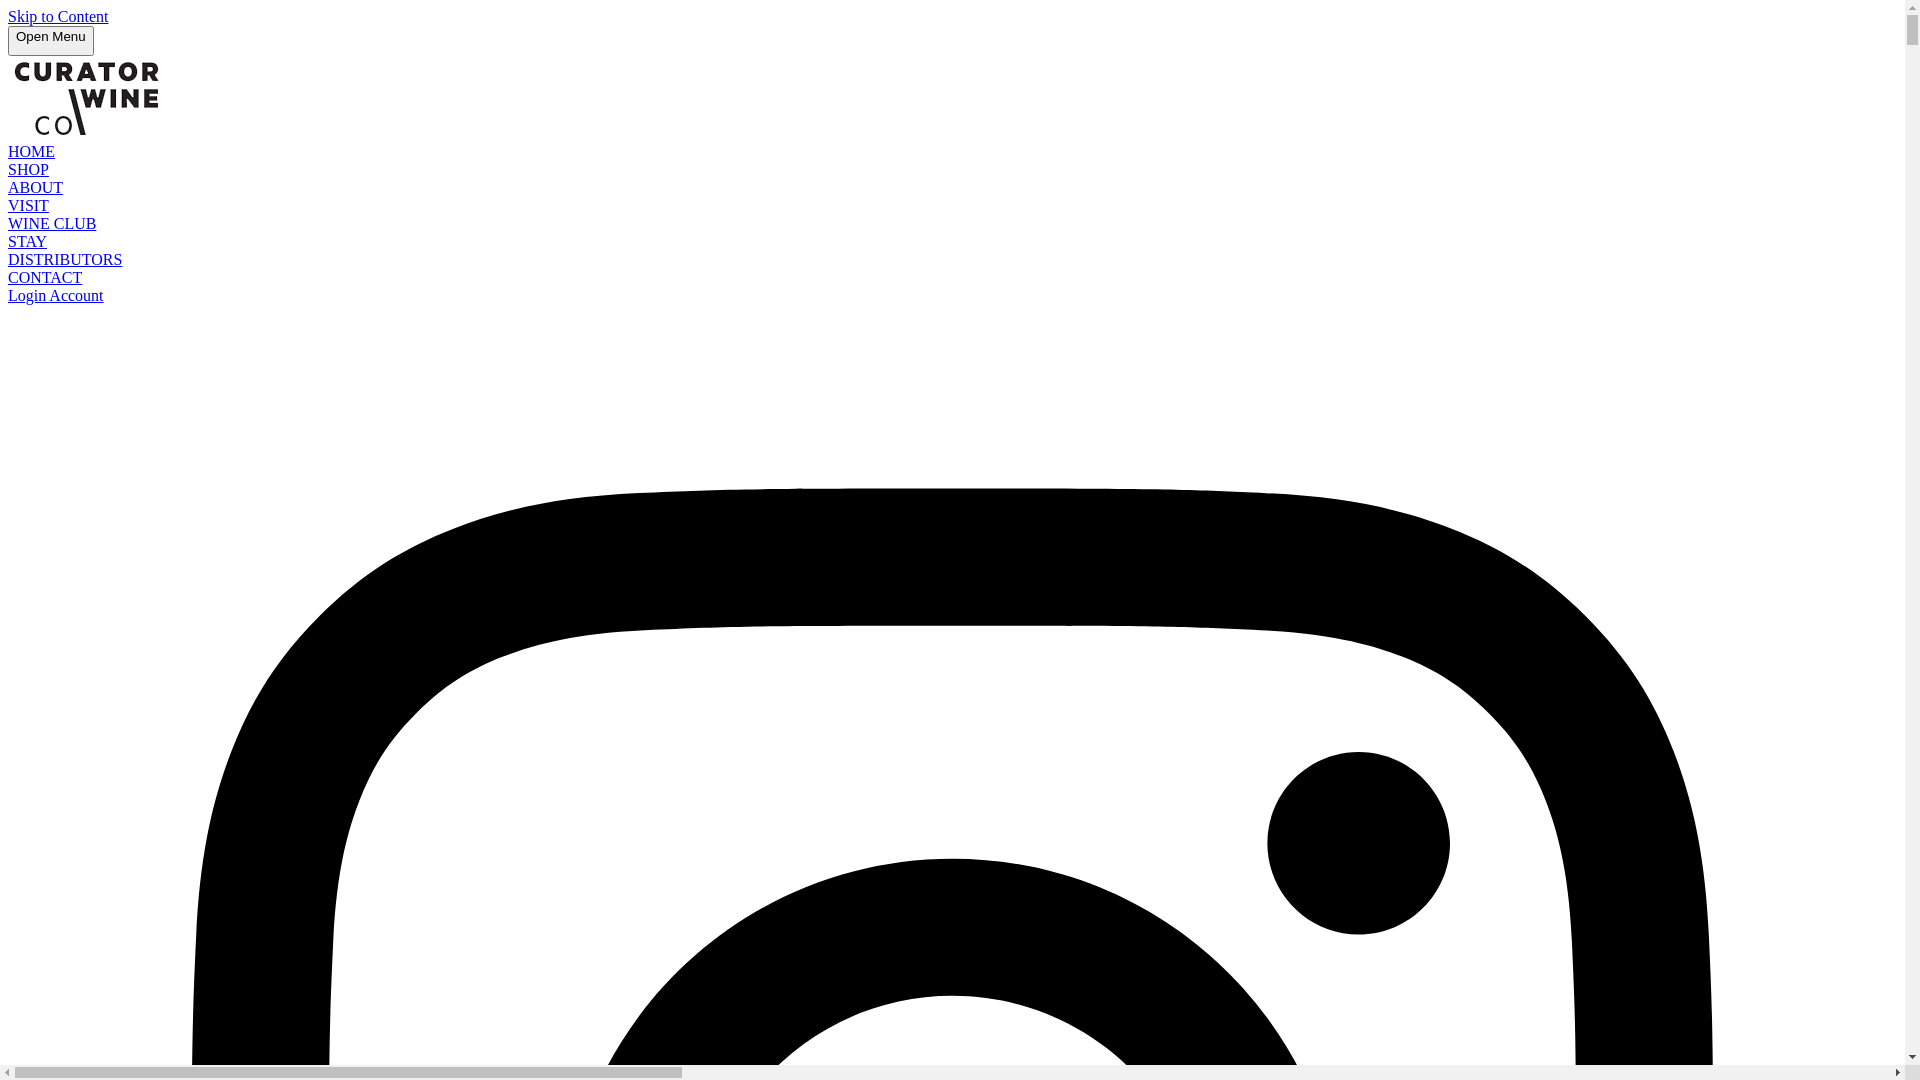 This screenshot has height=1080, width=1920. I want to click on 'WINE CLUB', so click(8, 223).